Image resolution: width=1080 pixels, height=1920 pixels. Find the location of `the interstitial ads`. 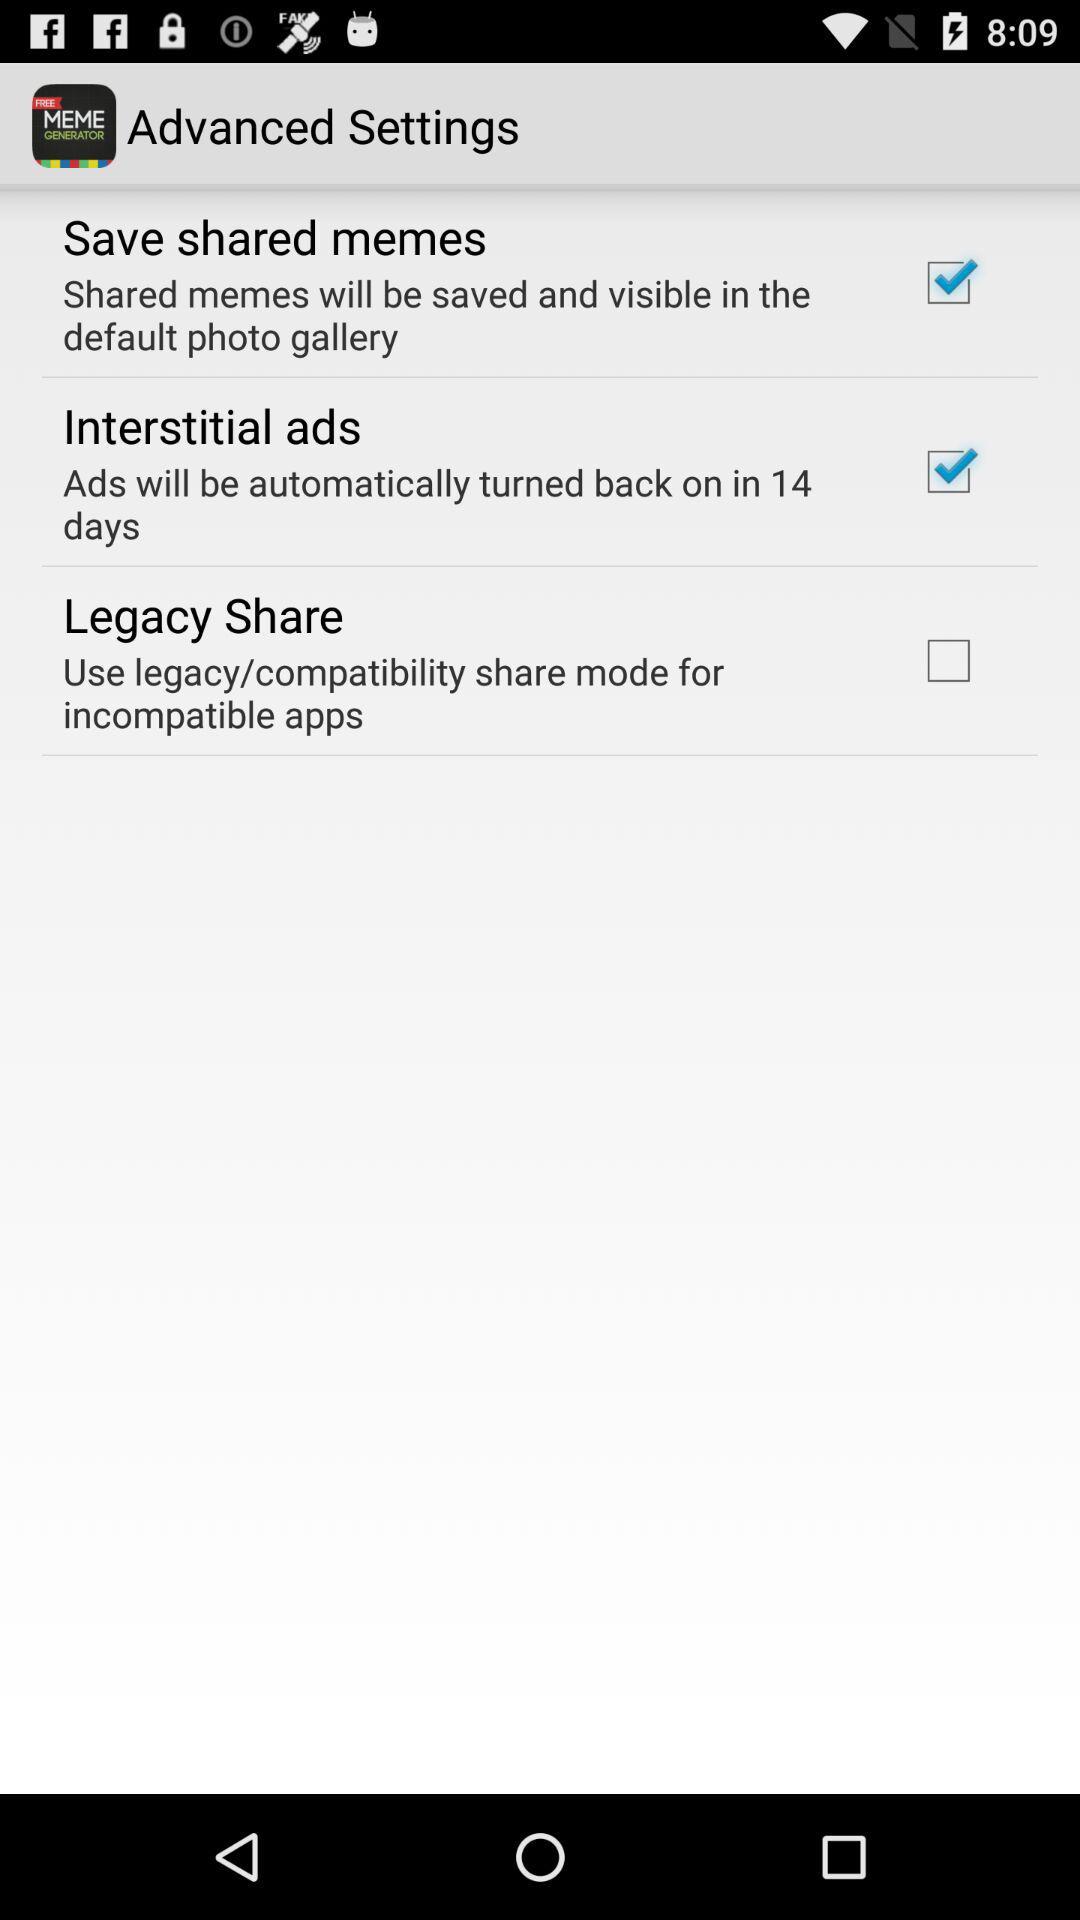

the interstitial ads is located at coordinates (212, 424).